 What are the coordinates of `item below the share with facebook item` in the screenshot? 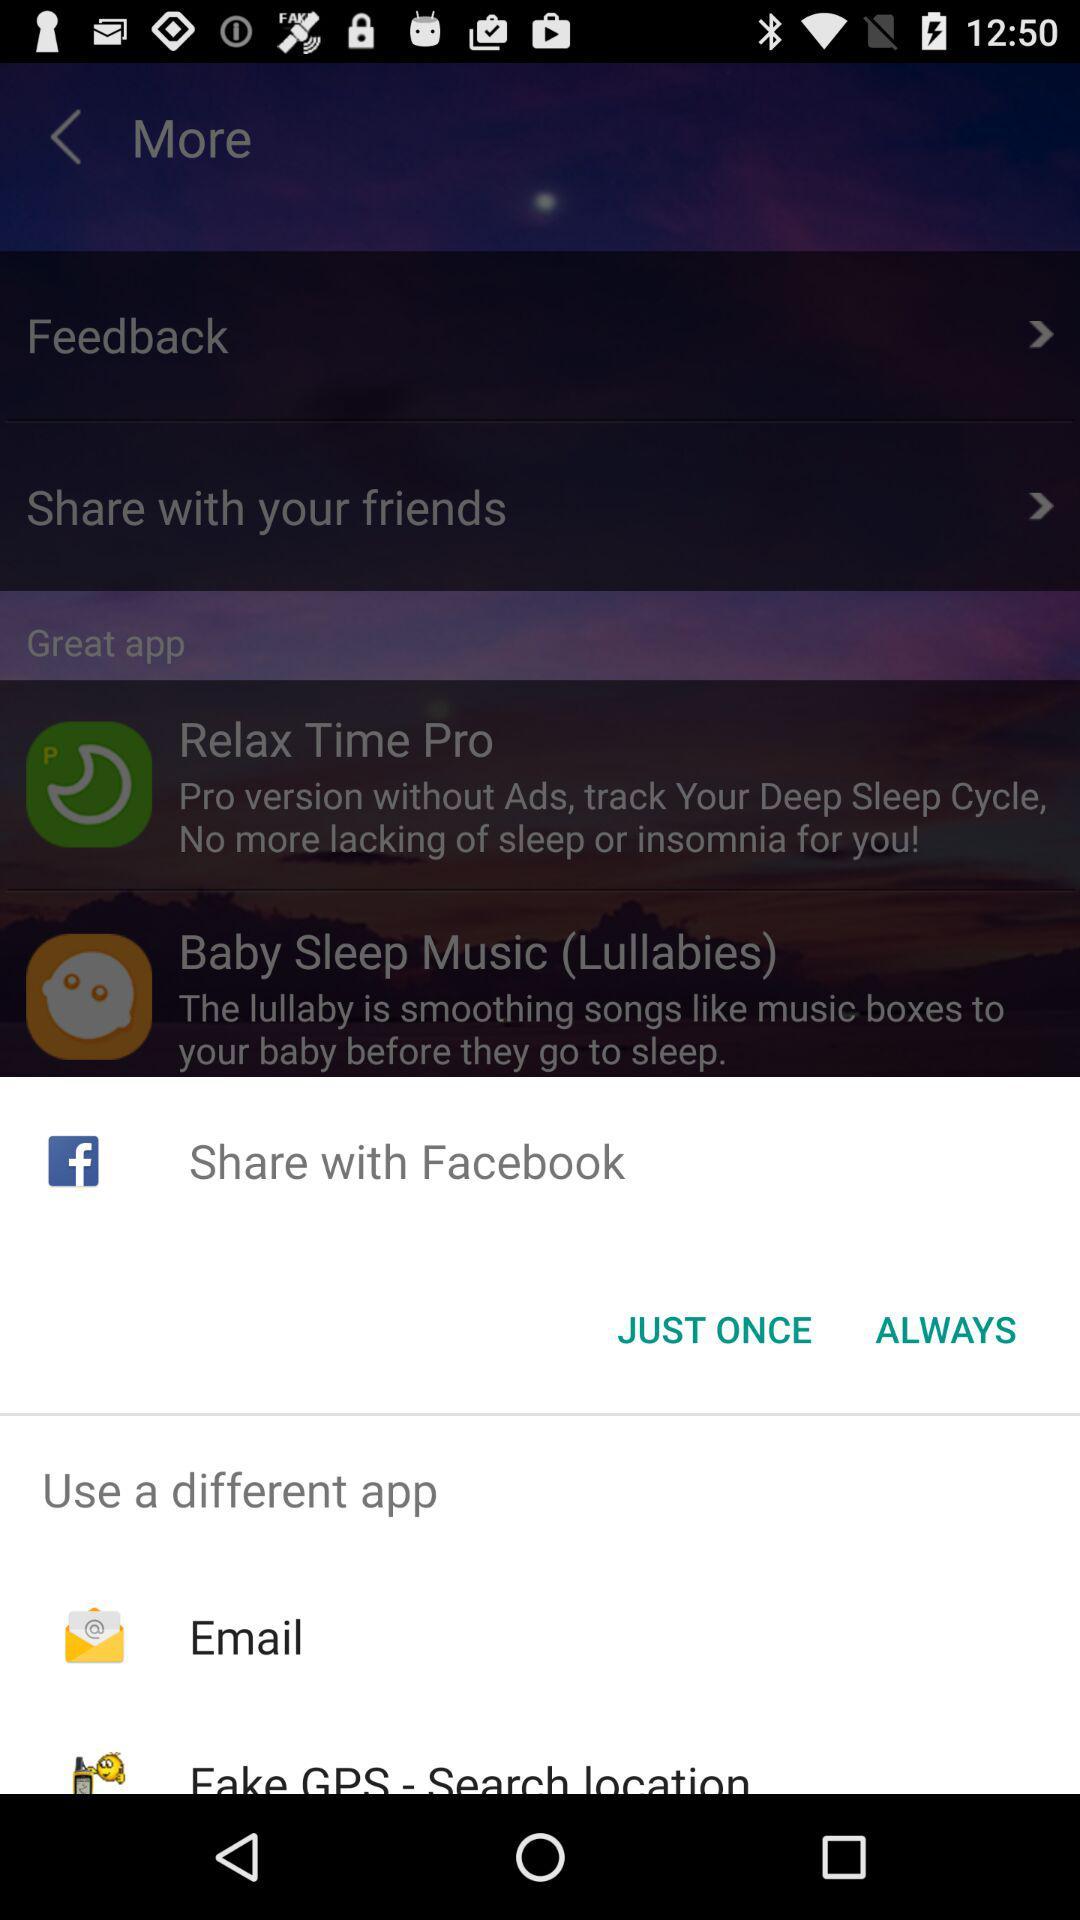 It's located at (945, 1329).